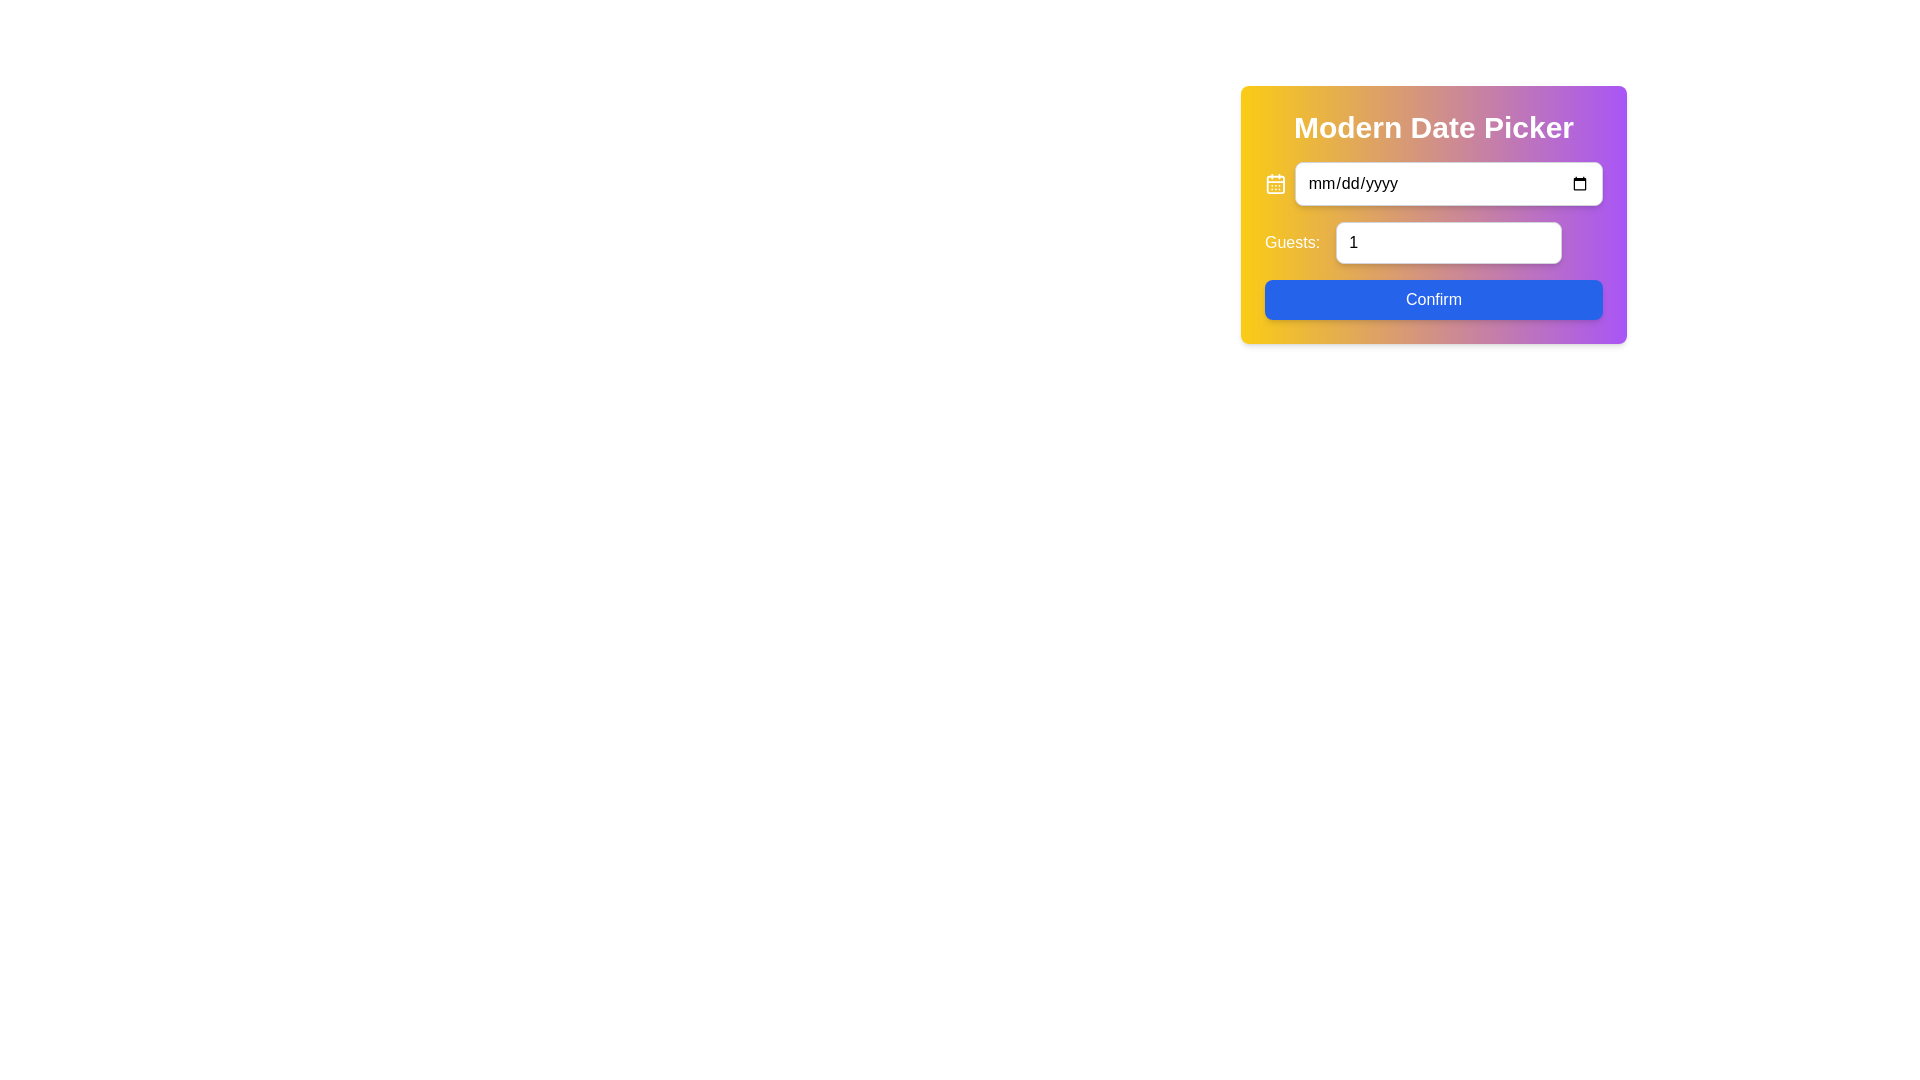 This screenshot has height=1080, width=1920. Describe the element at coordinates (1449, 242) in the screenshot. I see `the number input field for specifying the number of guests to focus on it` at that location.